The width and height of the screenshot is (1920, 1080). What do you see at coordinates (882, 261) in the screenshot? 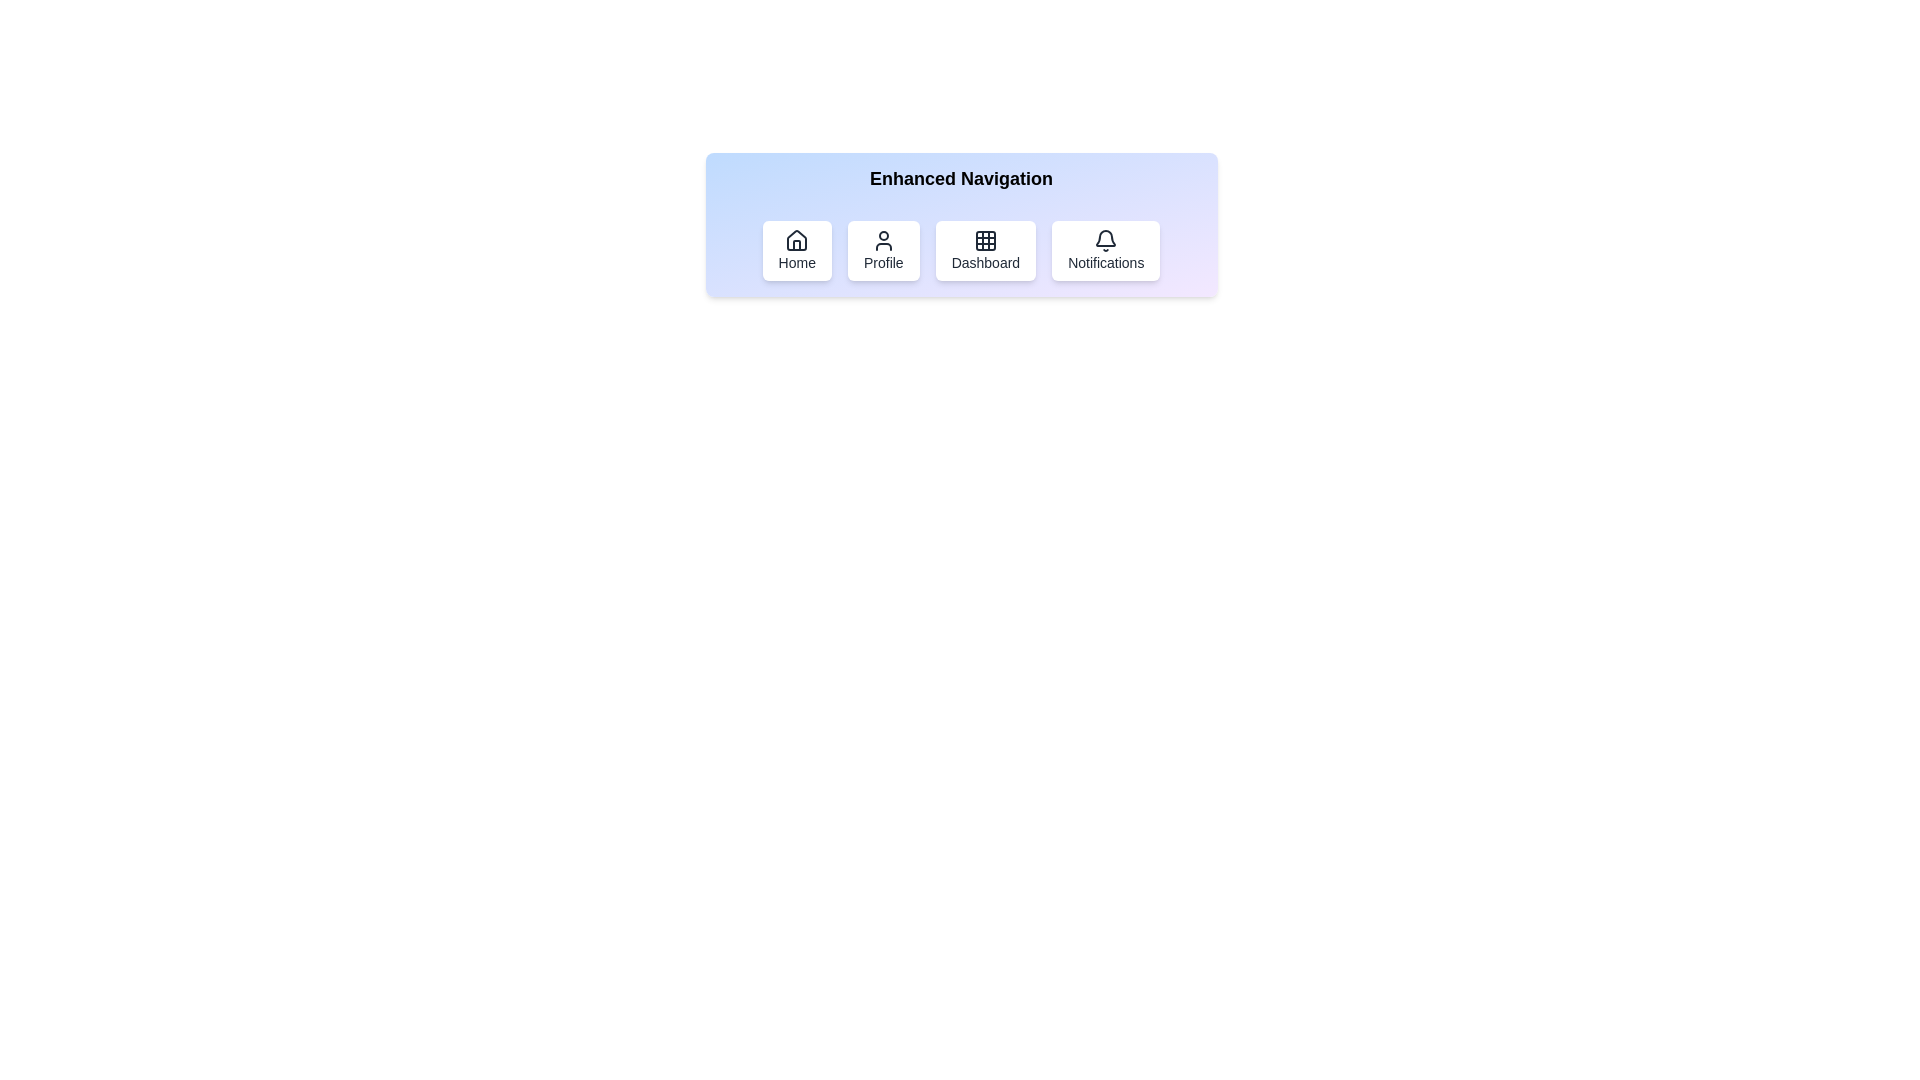
I see `the 'Profile' button located in the horizontal navigation bar` at bounding box center [882, 261].